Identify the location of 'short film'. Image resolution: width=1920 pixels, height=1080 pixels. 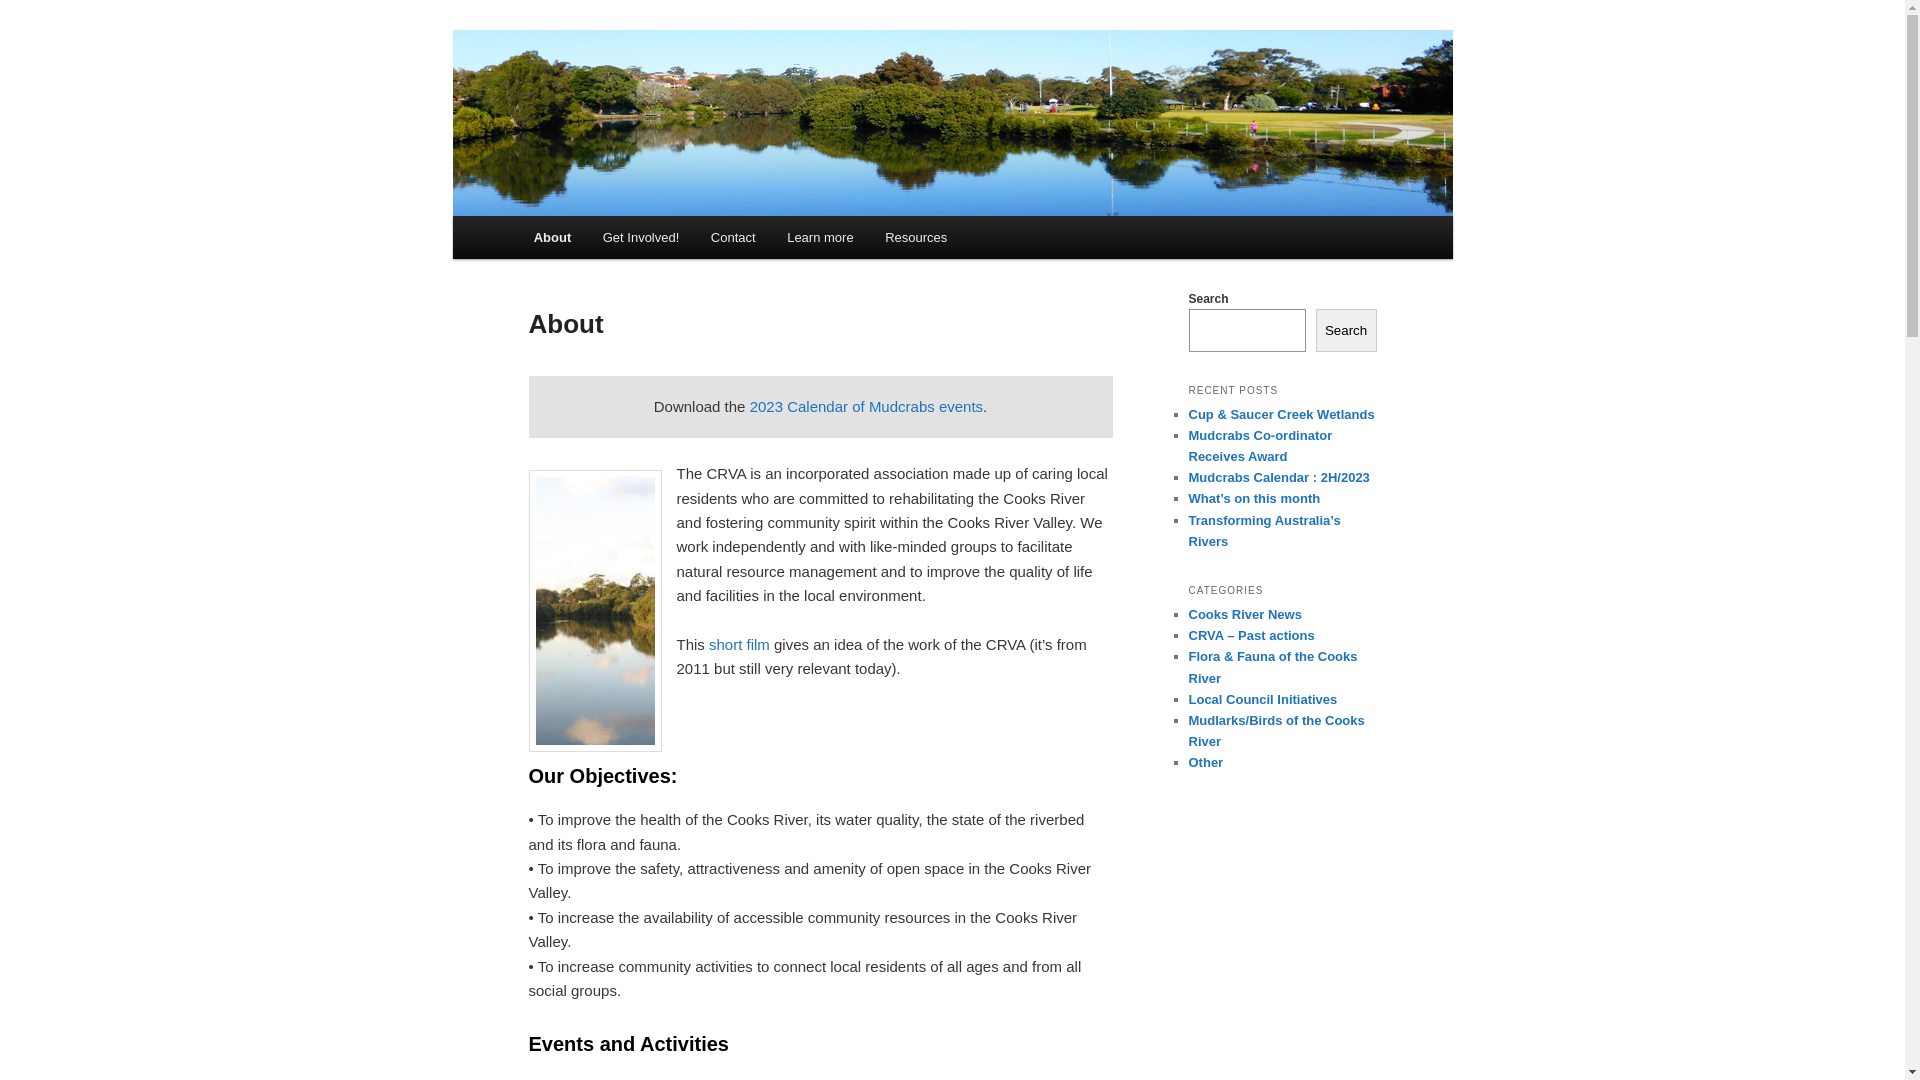
(738, 644).